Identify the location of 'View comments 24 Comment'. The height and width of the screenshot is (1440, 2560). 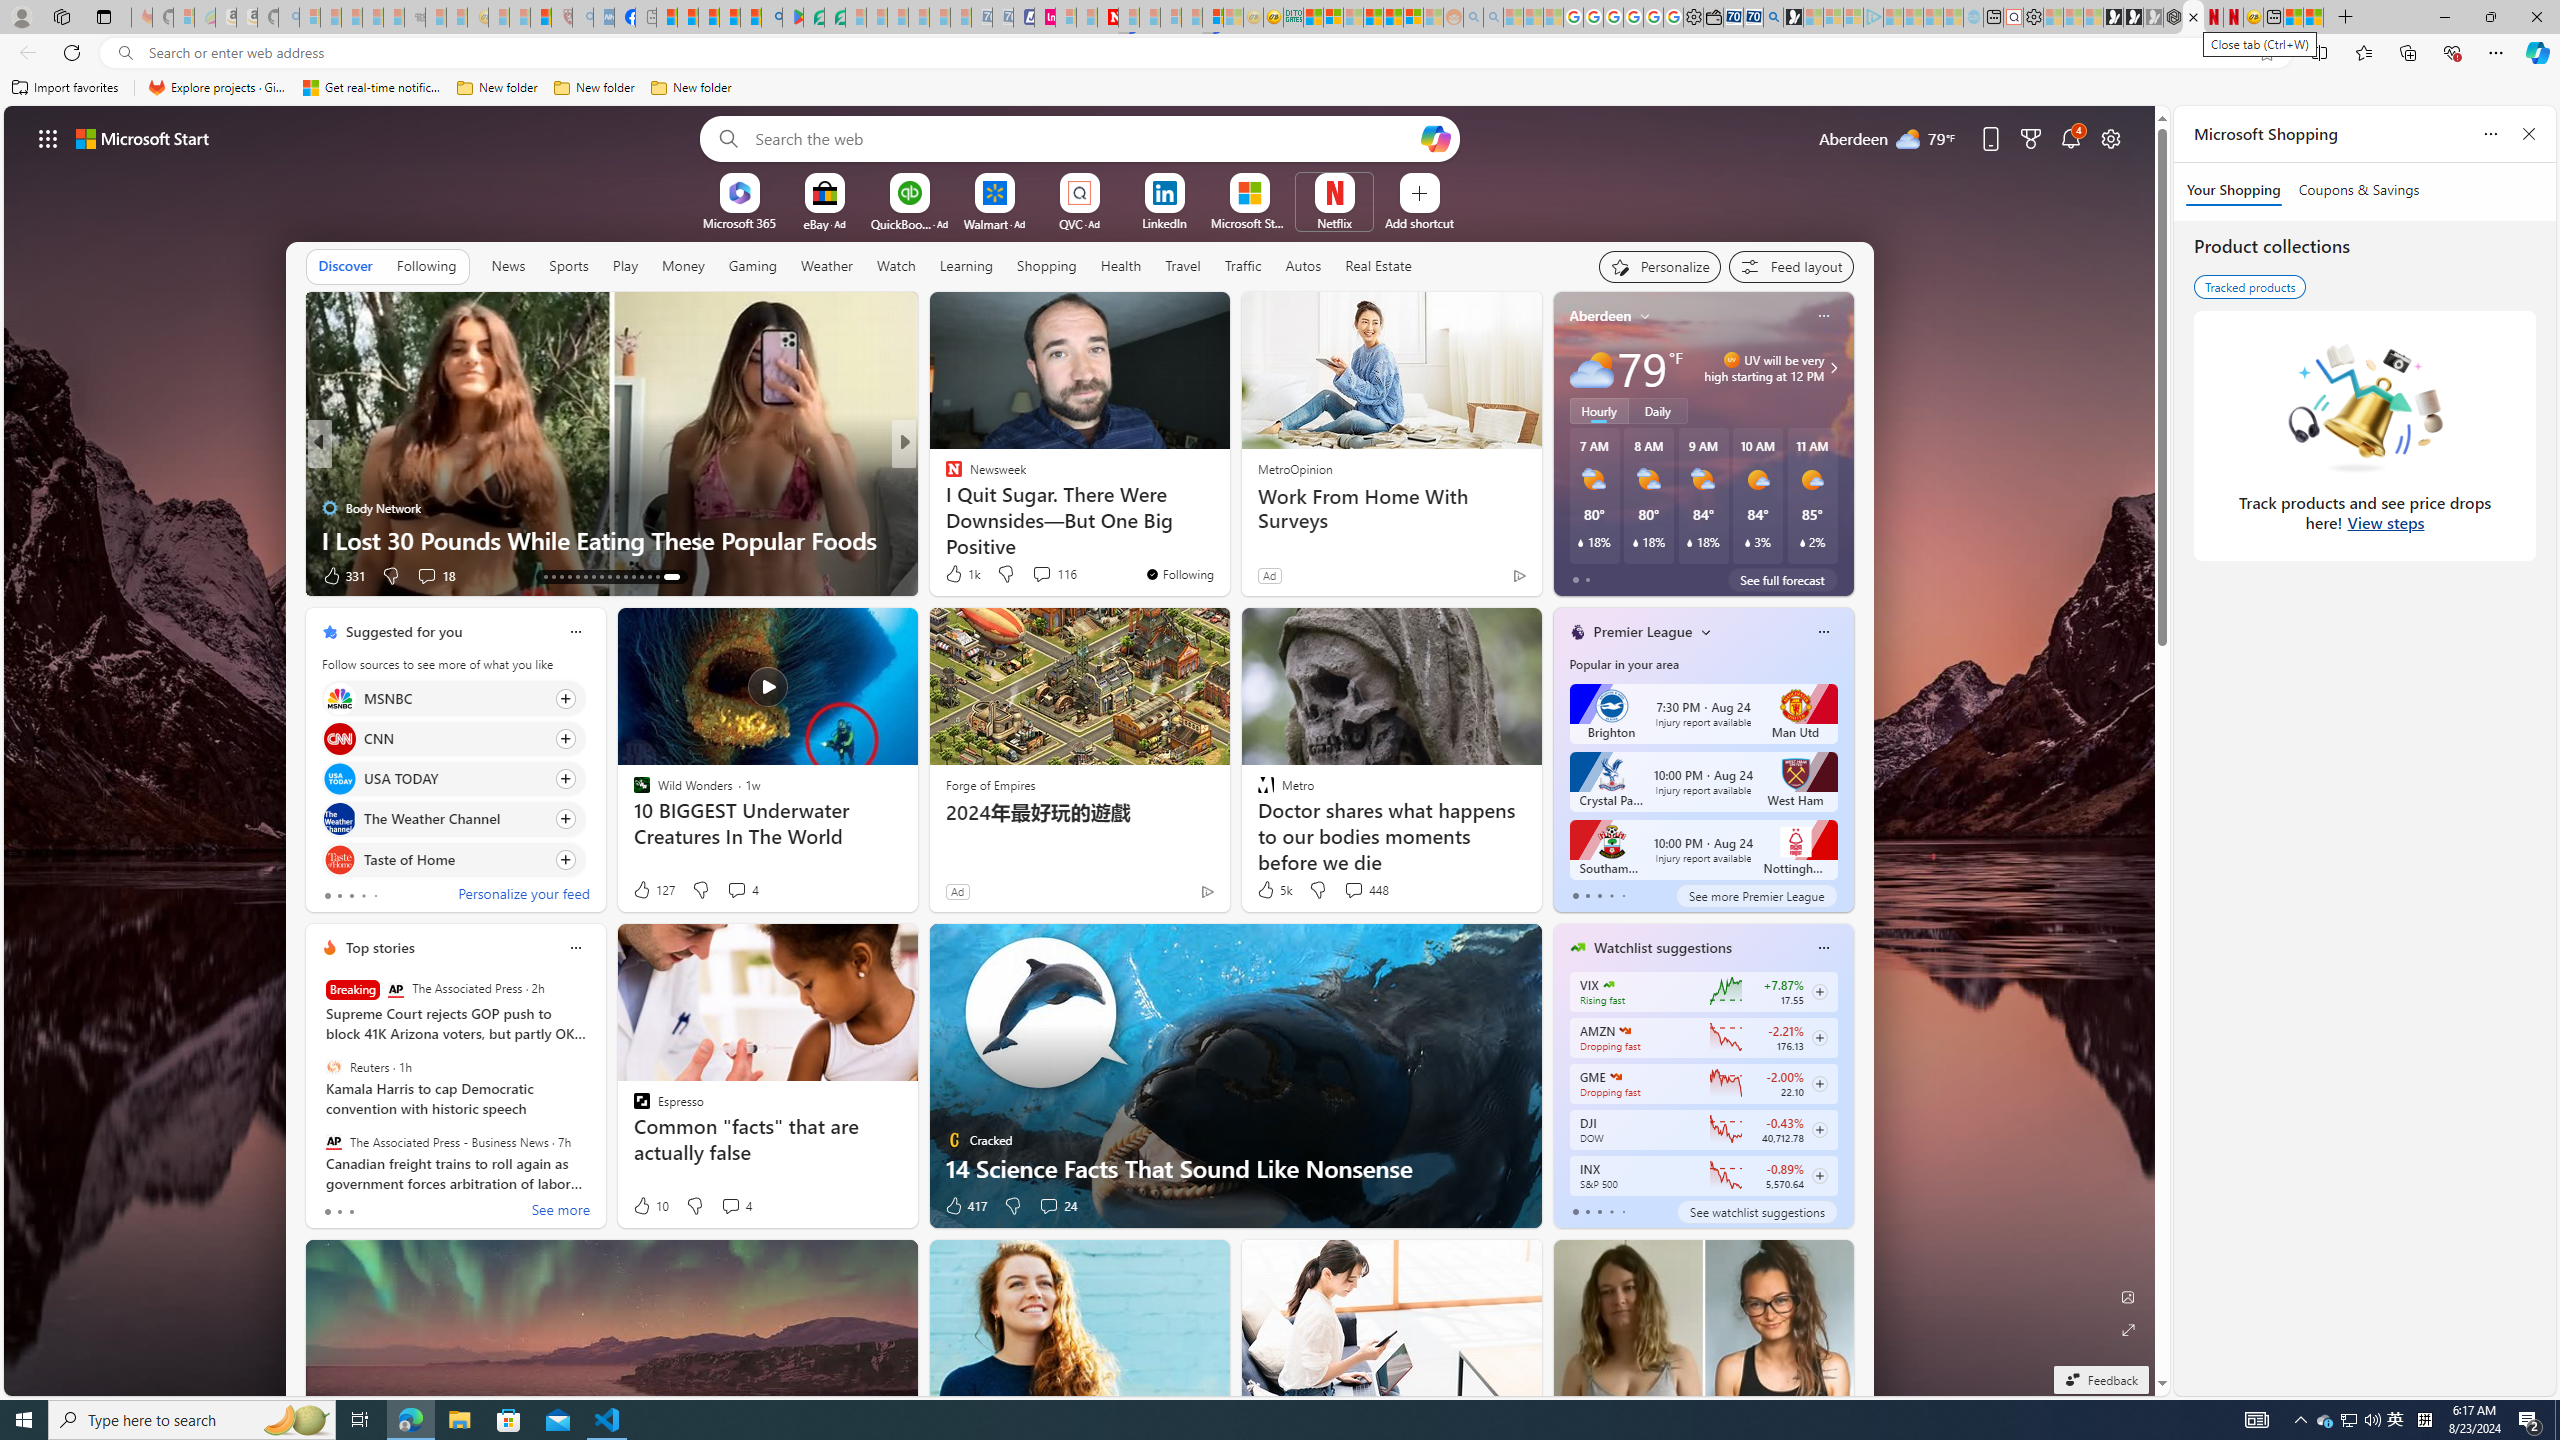
(1056, 1206).